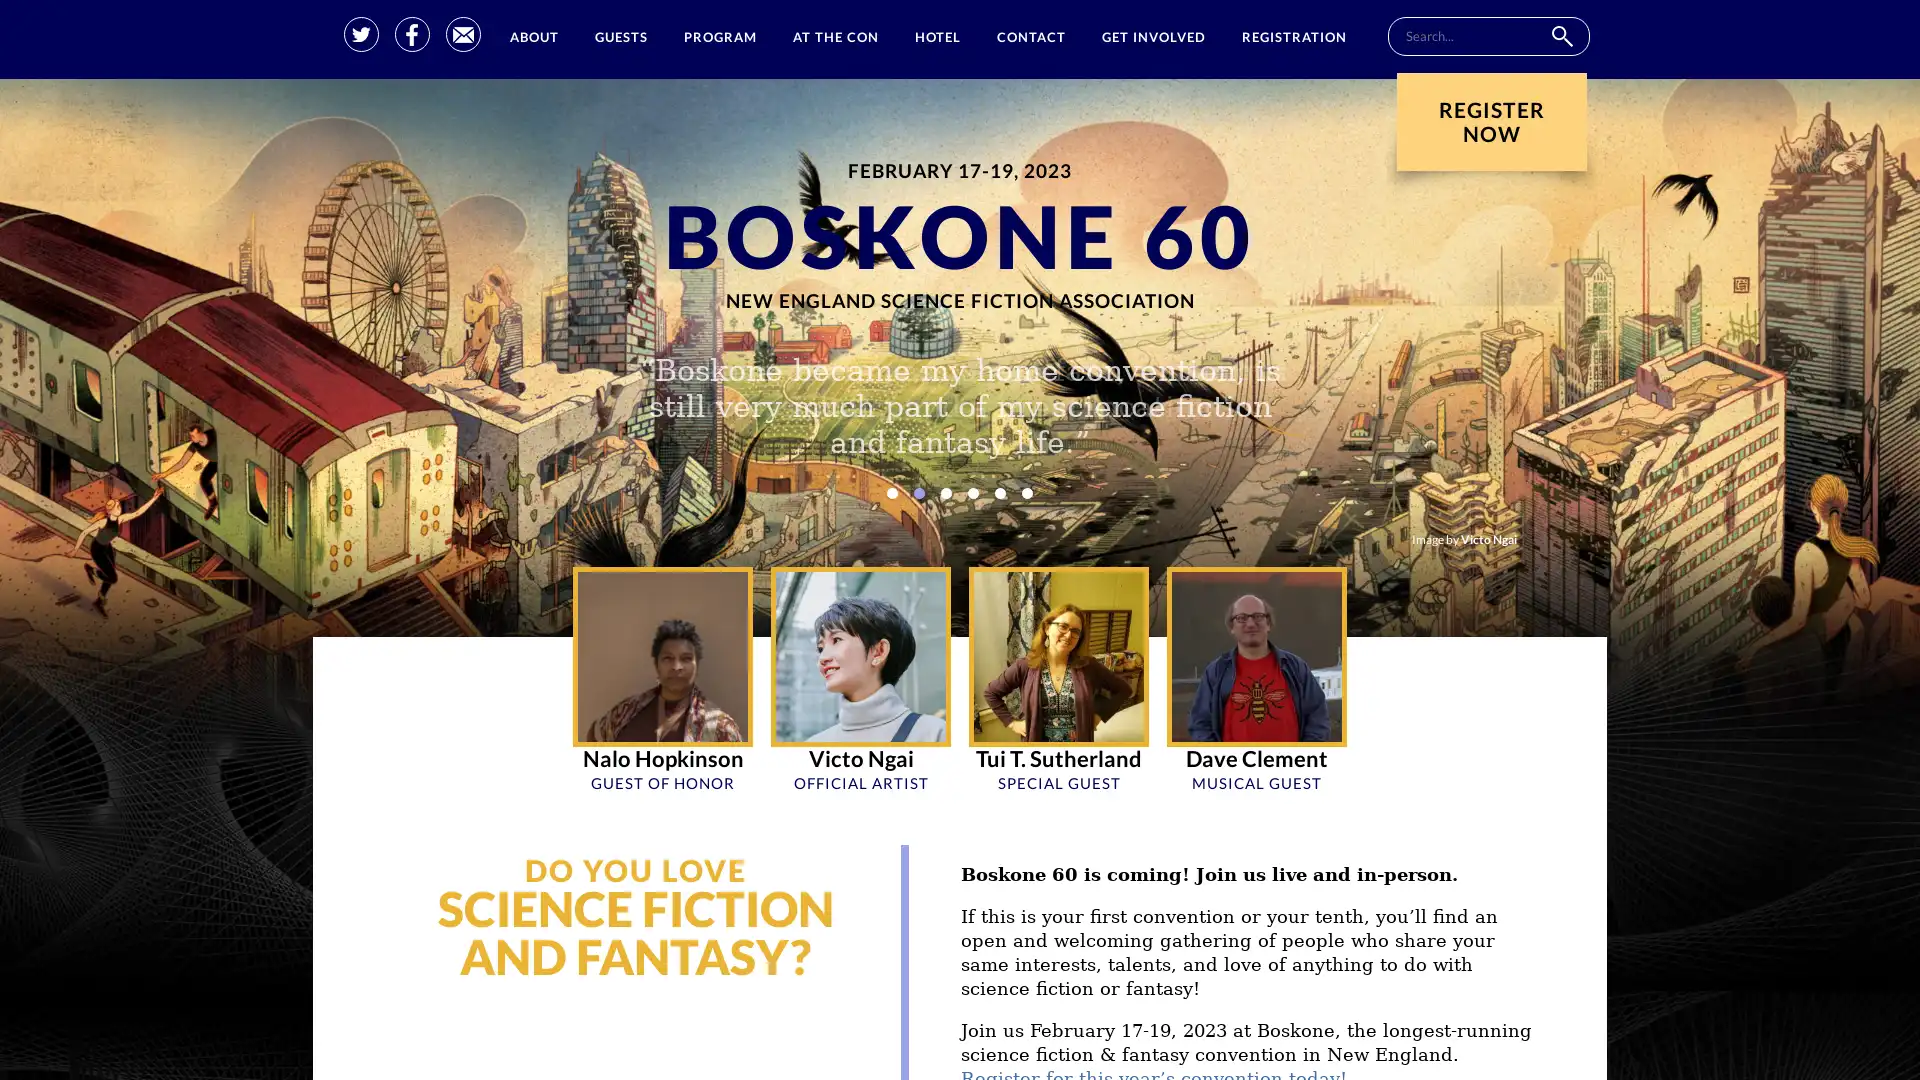  What do you see at coordinates (1560, 36) in the screenshot?
I see `Search` at bounding box center [1560, 36].